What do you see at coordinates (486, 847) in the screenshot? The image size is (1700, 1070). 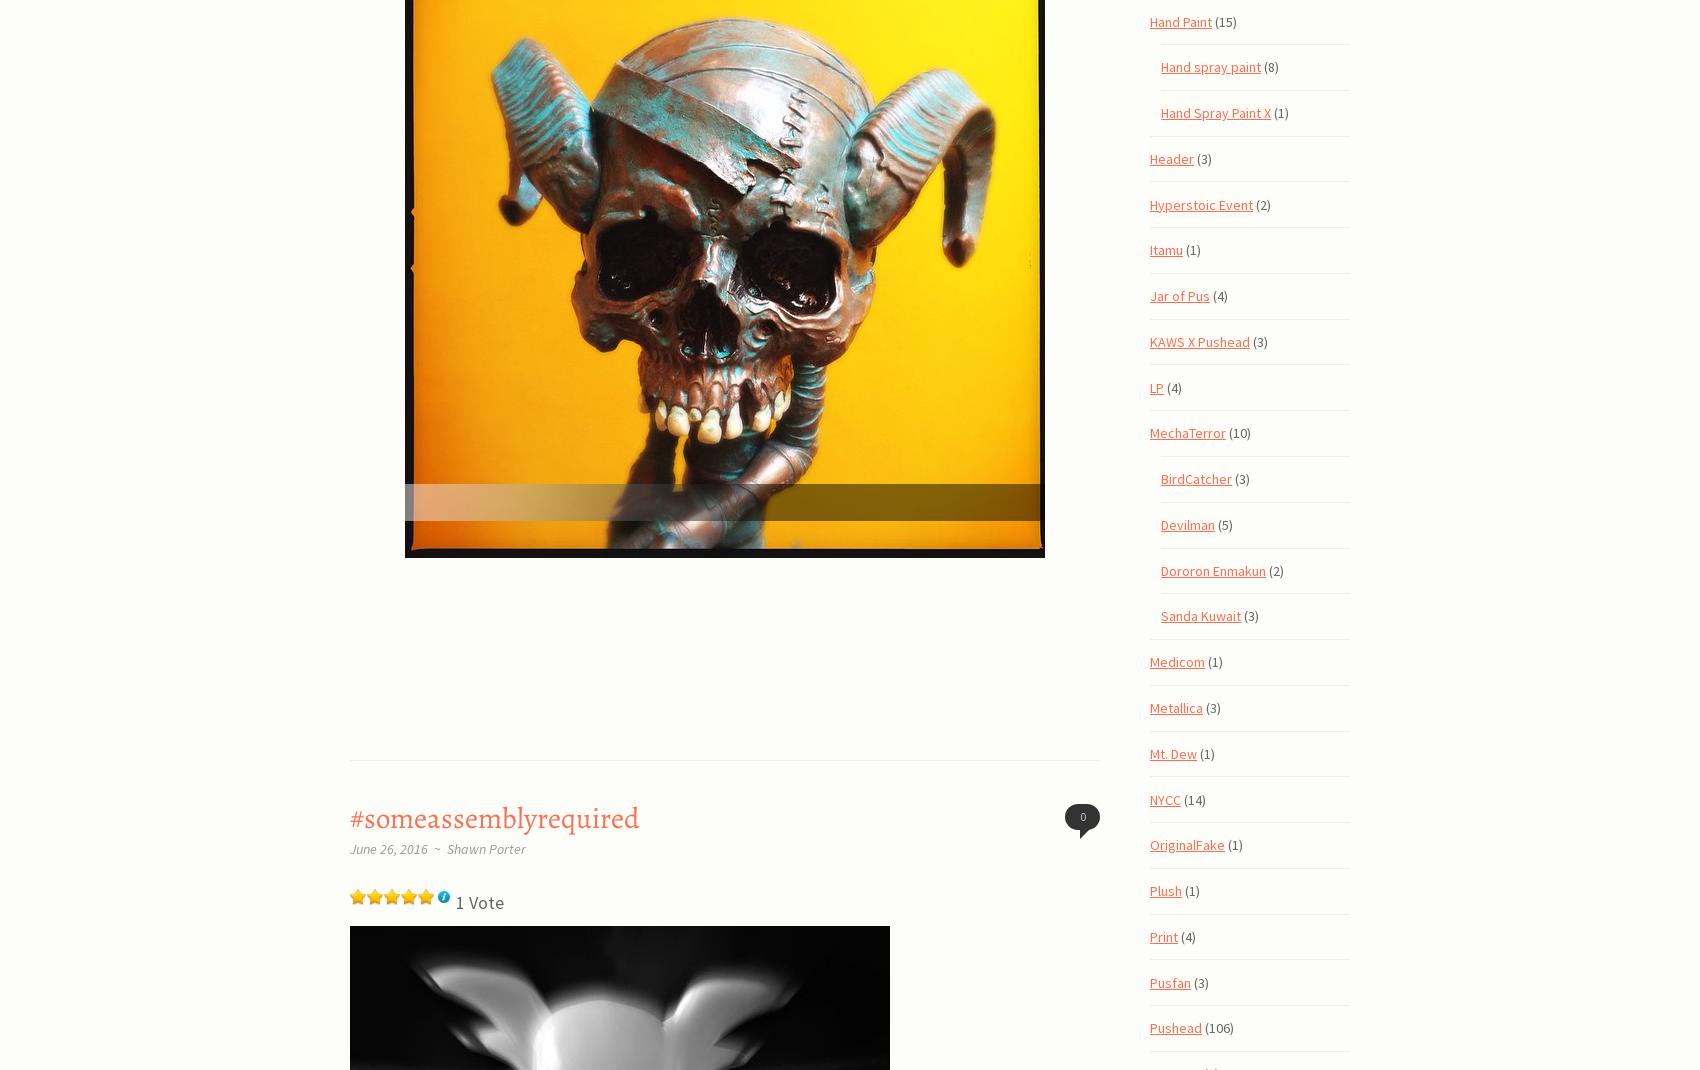 I see `'Shawn Porter'` at bounding box center [486, 847].